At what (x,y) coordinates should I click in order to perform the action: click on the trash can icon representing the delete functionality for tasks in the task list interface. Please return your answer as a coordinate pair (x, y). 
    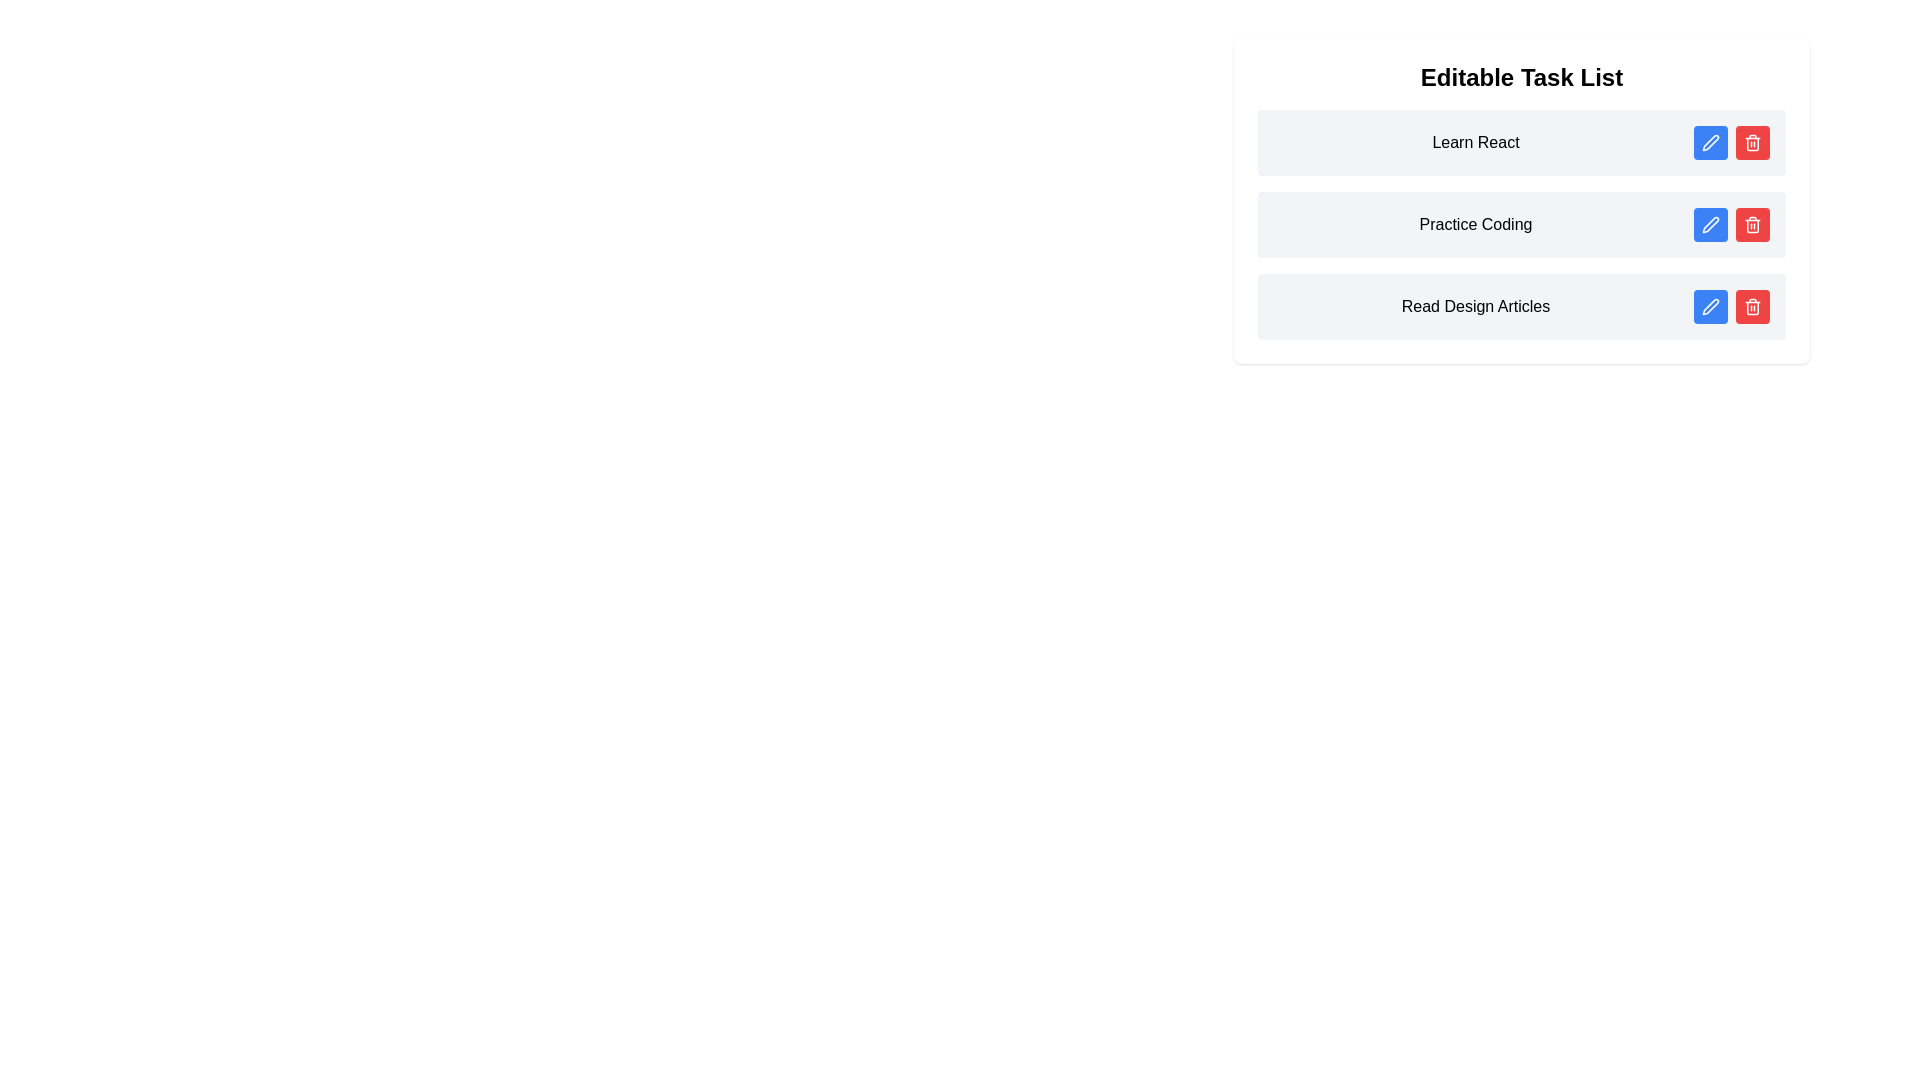
    Looking at the image, I should click on (1751, 225).